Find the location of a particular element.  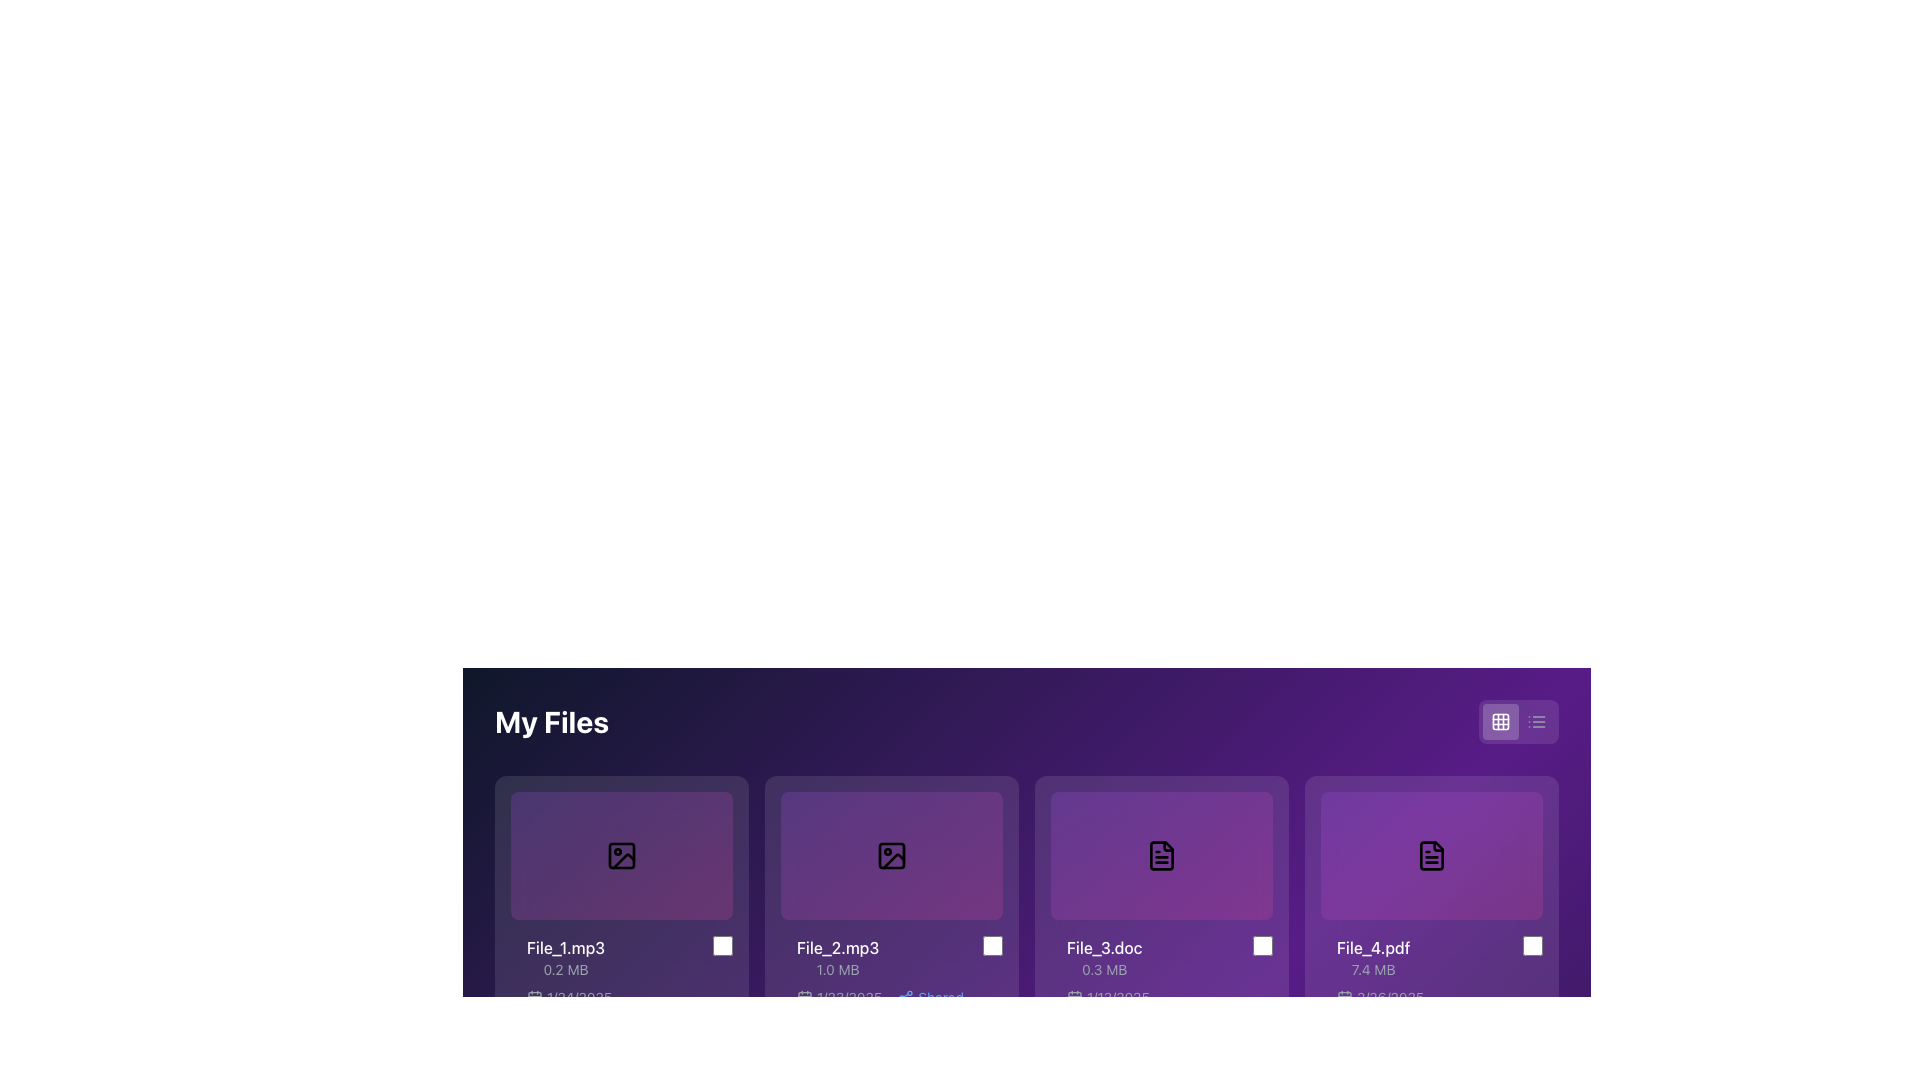

text displayed in the first visible file entry label located in the upper-left section of the grid layout, directly below the preview image is located at coordinates (565, 956).